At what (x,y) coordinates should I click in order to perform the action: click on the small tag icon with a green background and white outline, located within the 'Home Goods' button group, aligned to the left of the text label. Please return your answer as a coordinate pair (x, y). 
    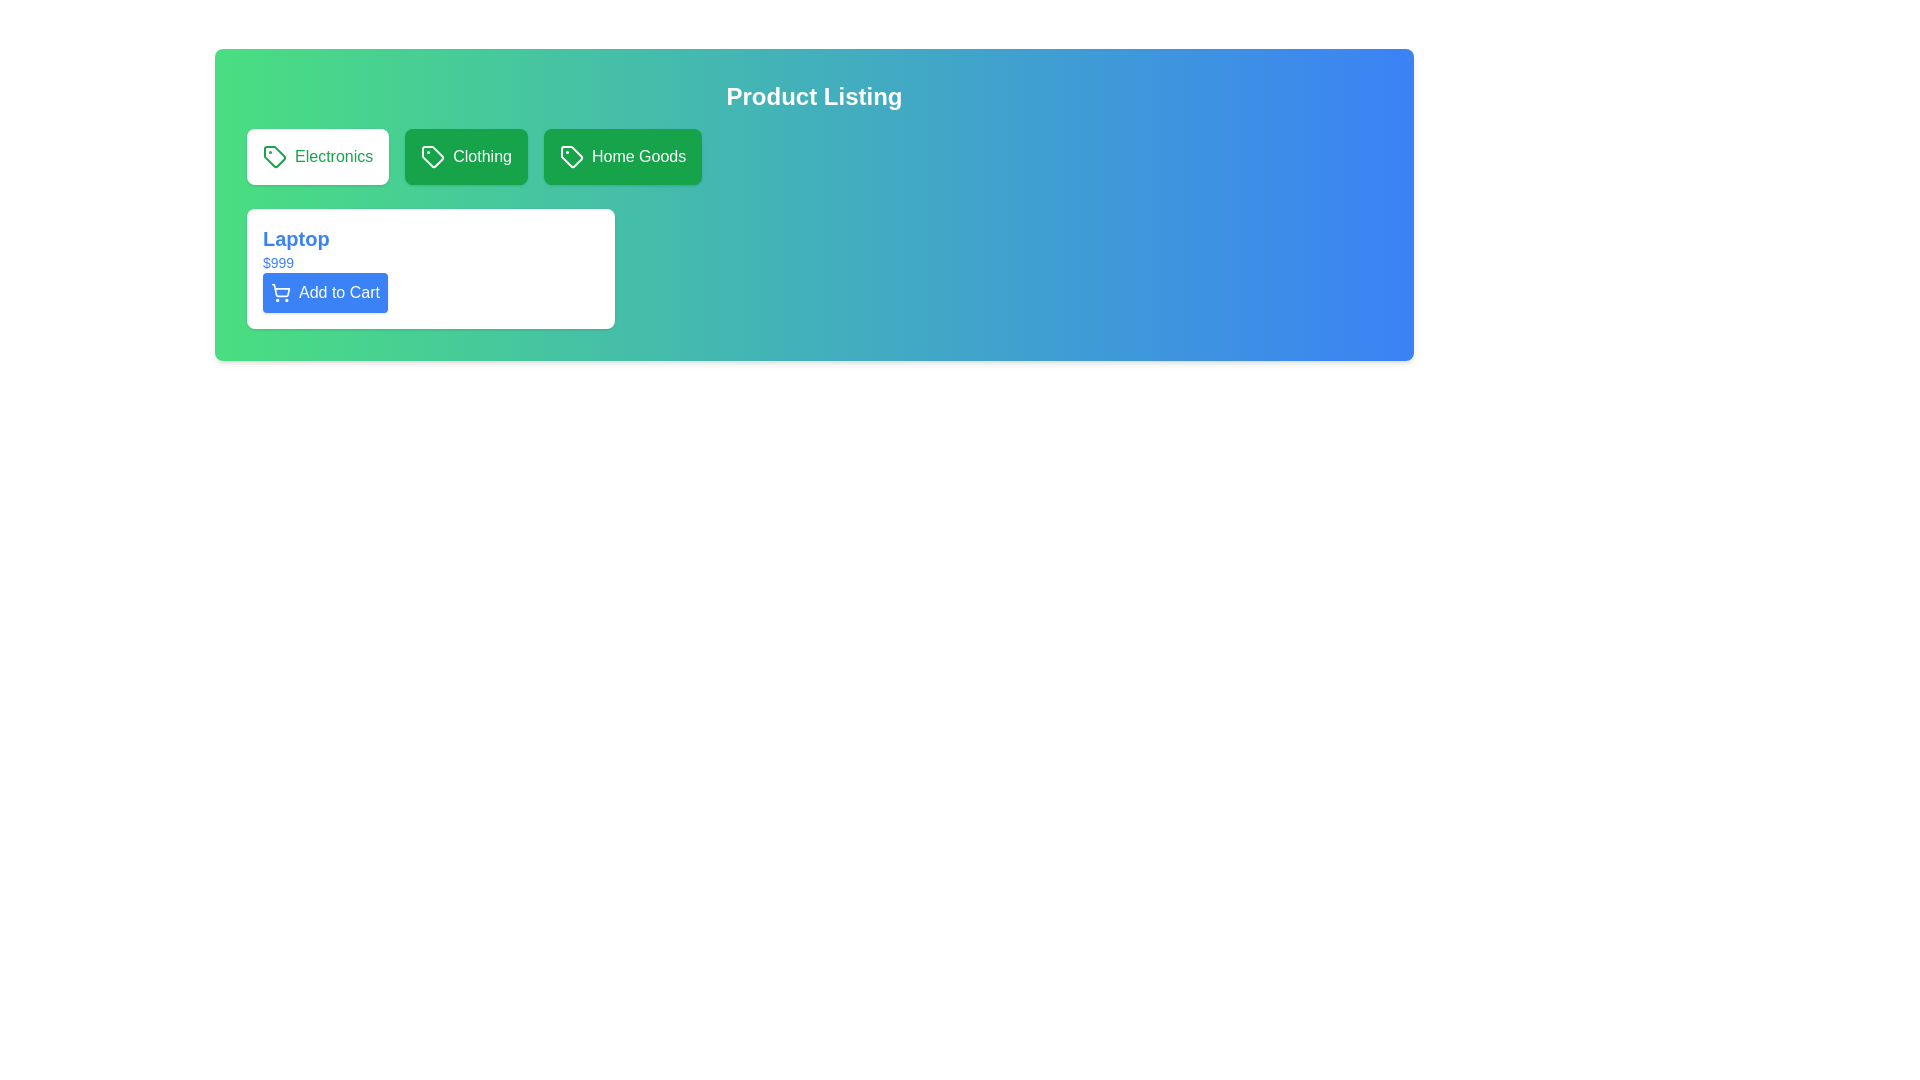
    Looking at the image, I should click on (570, 156).